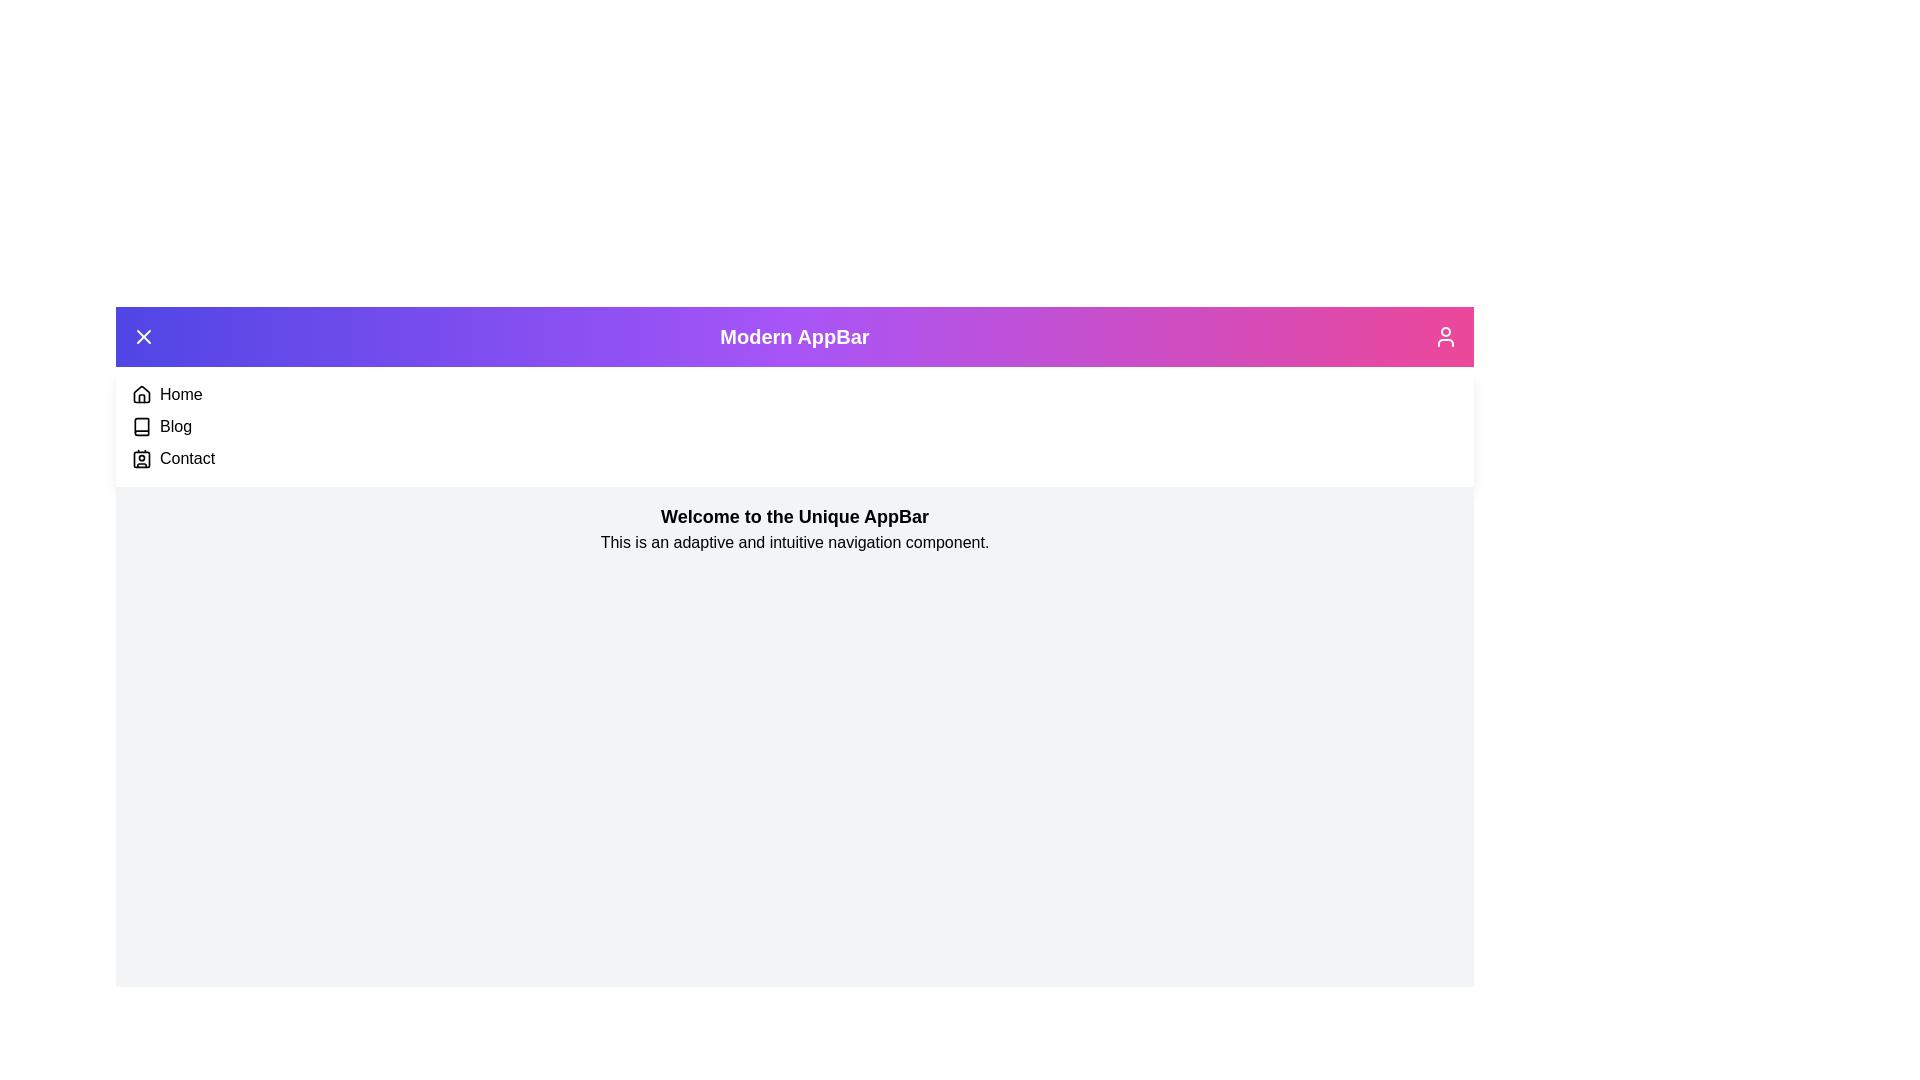 Image resolution: width=1920 pixels, height=1080 pixels. Describe the element at coordinates (141, 394) in the screenshot. I see `the navigation item Home from the menu` at that location.